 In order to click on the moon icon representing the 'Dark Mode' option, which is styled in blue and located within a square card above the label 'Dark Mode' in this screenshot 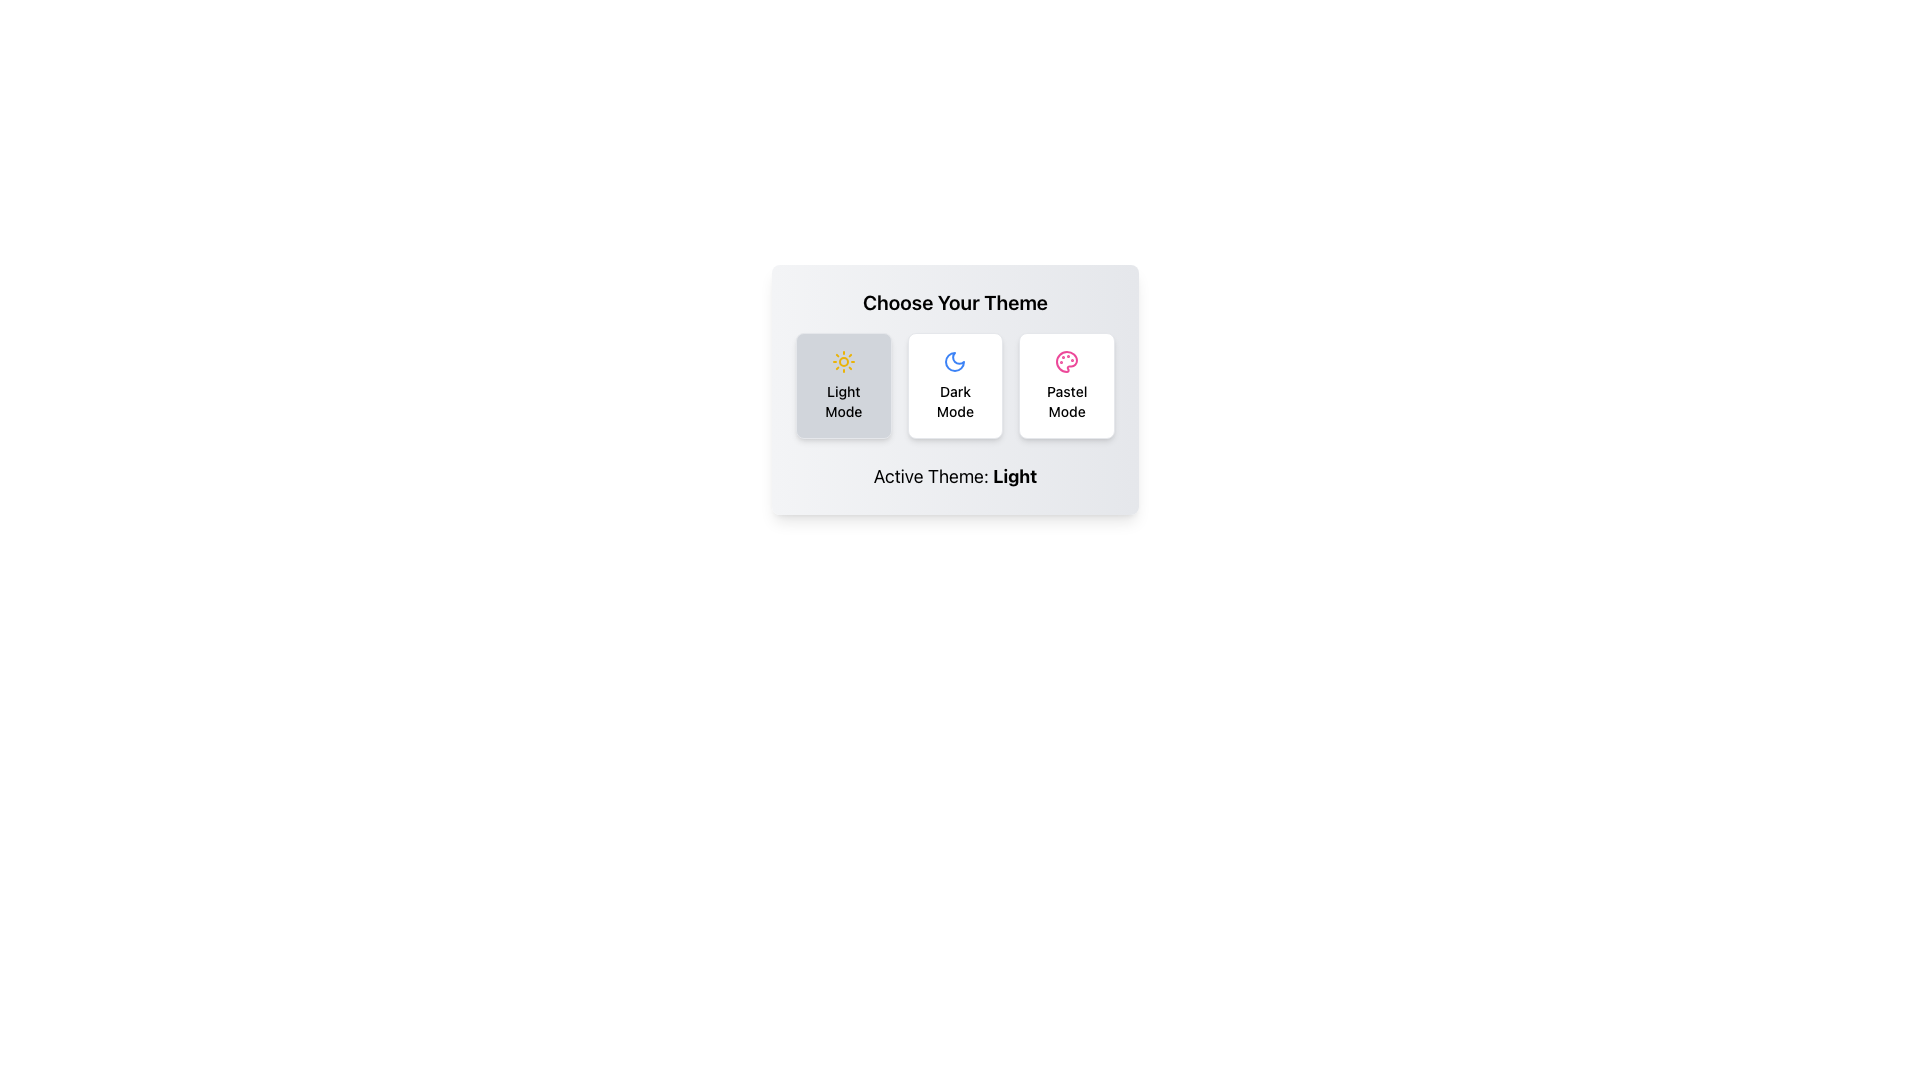, I will do `click(954, 362)`.